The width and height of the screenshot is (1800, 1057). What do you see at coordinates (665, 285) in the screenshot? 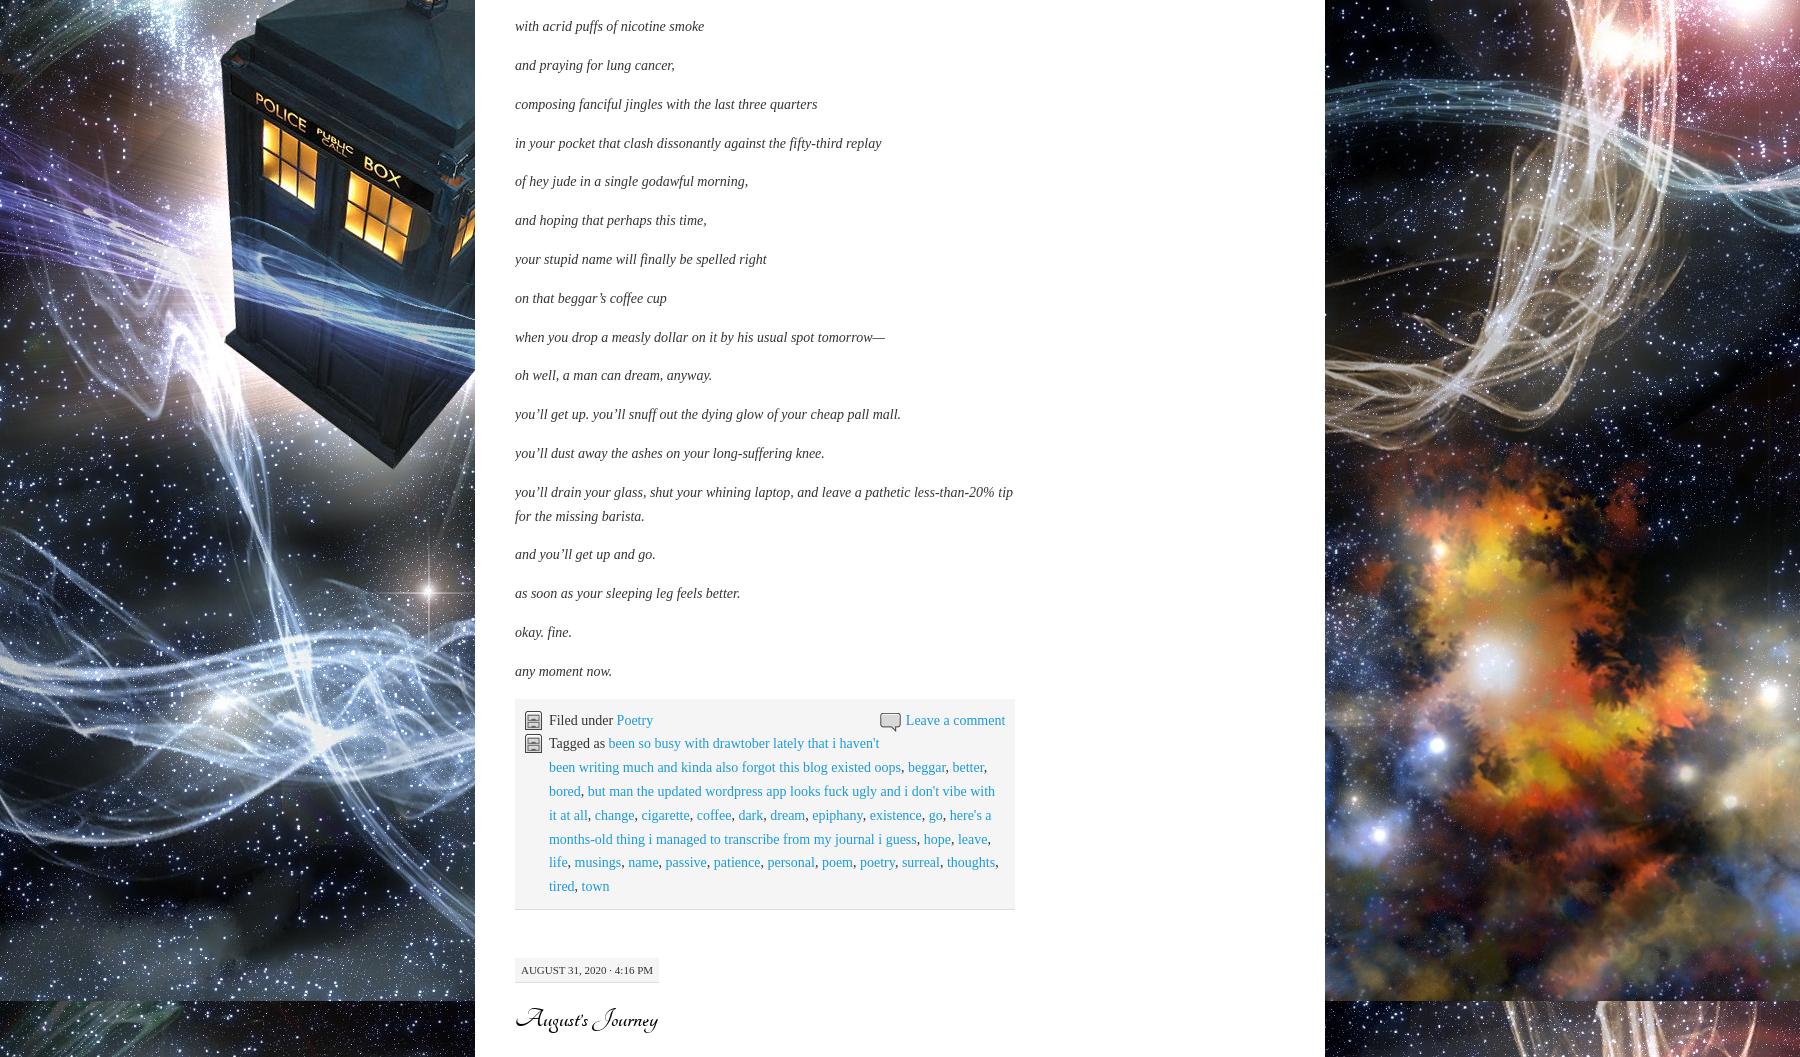
I see `'composing fanciful jingles with the last three quarters'` at bounding box center [665, 285].